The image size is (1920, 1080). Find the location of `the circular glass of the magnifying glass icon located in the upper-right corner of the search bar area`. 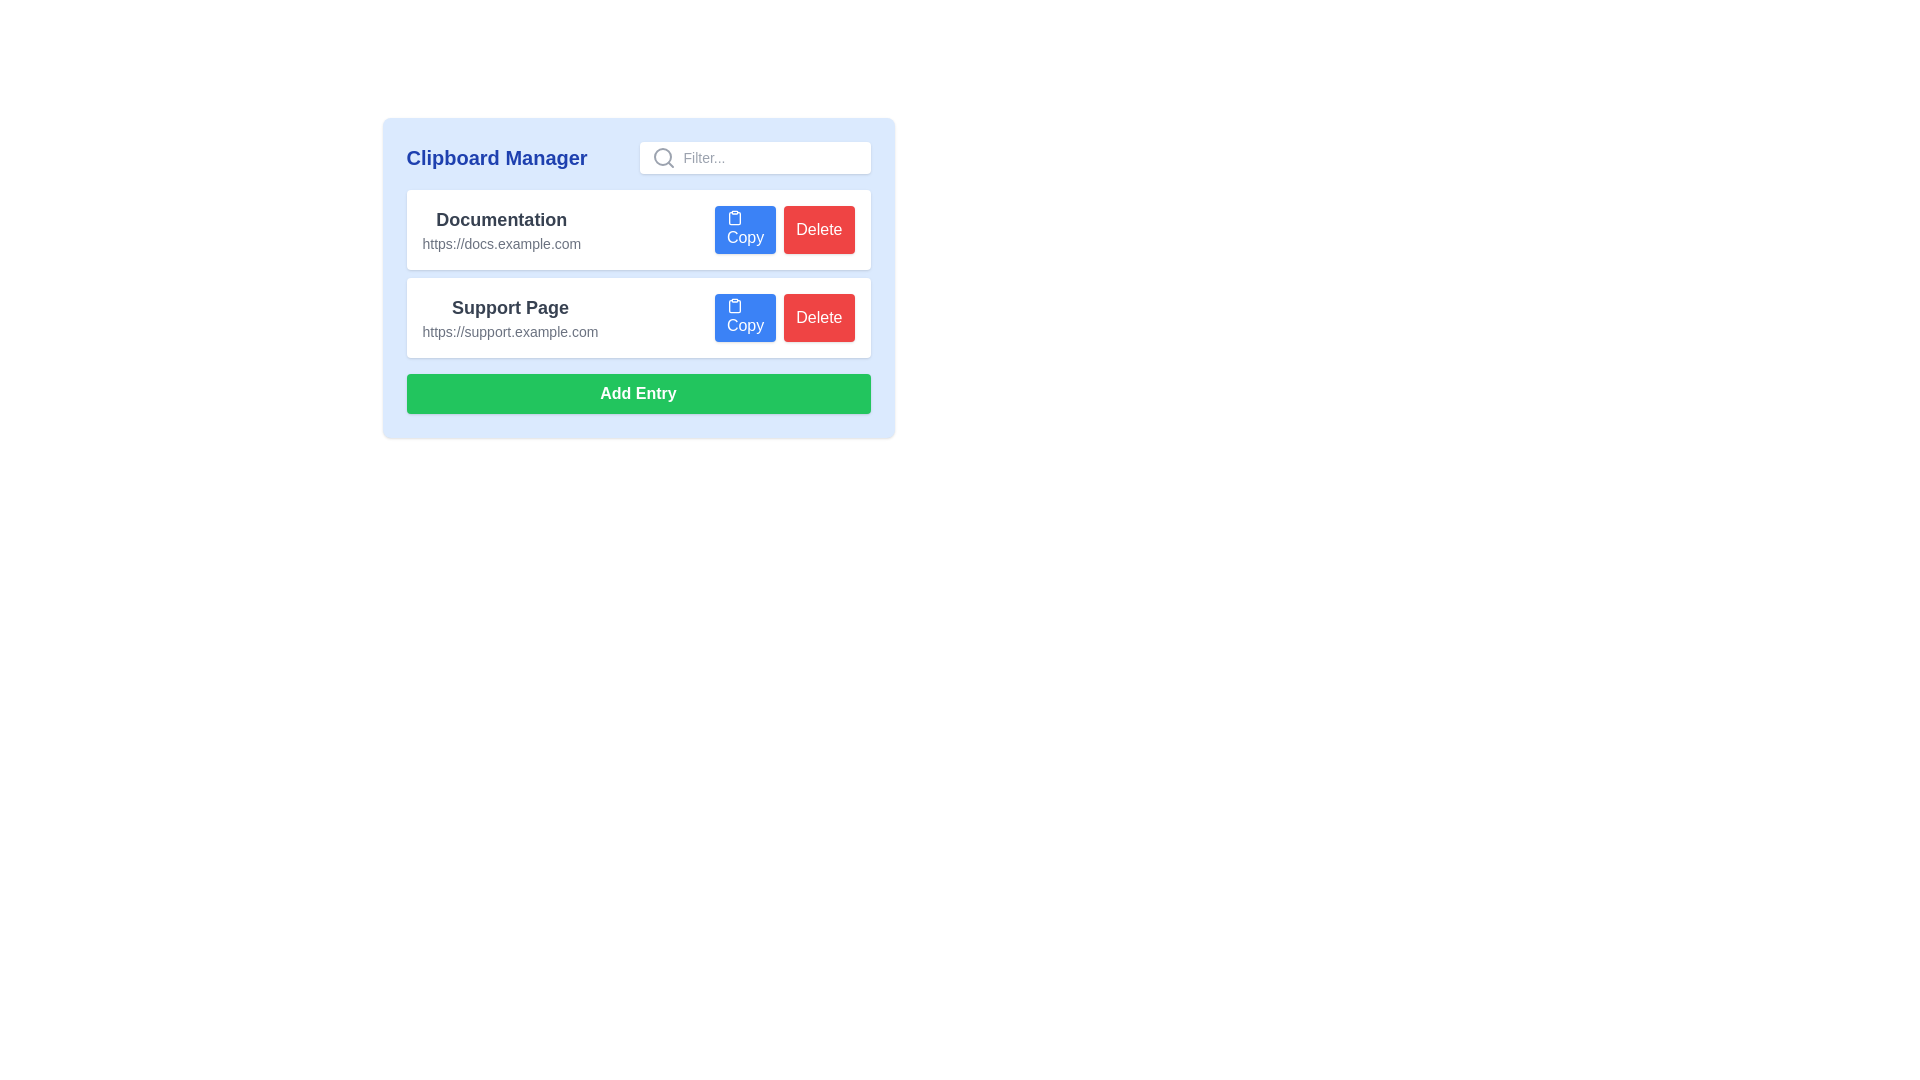

the circular glass of the magnifying glass icon located in the upper-right corner of the search bar area is located at coordinates (662, 156).